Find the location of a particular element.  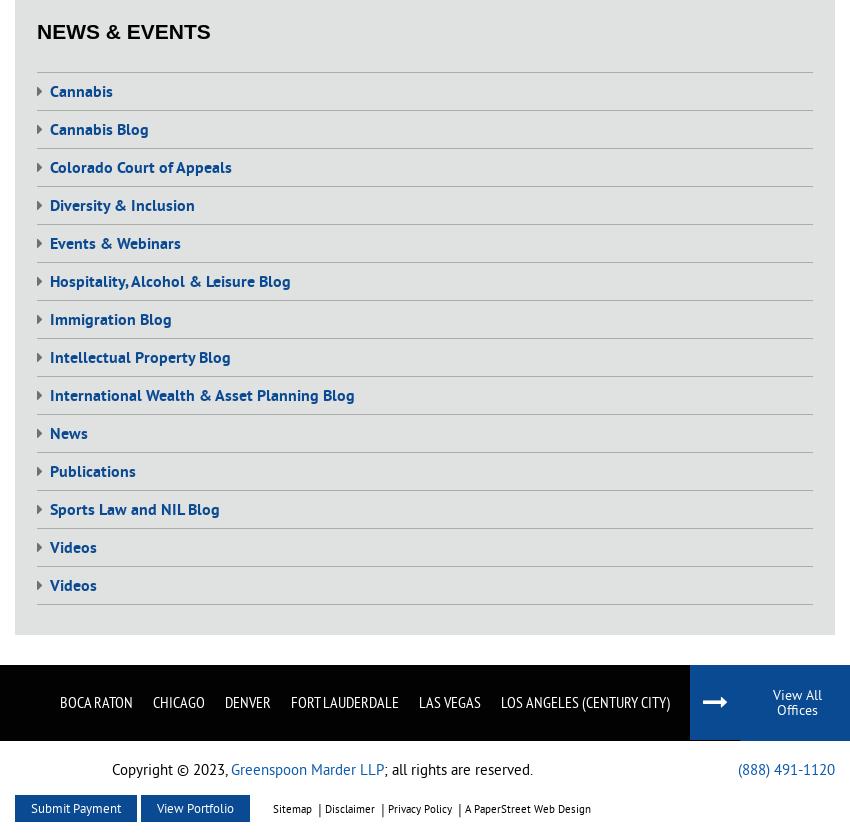

'Events & Webinars' is located at coordinates (114, 243).